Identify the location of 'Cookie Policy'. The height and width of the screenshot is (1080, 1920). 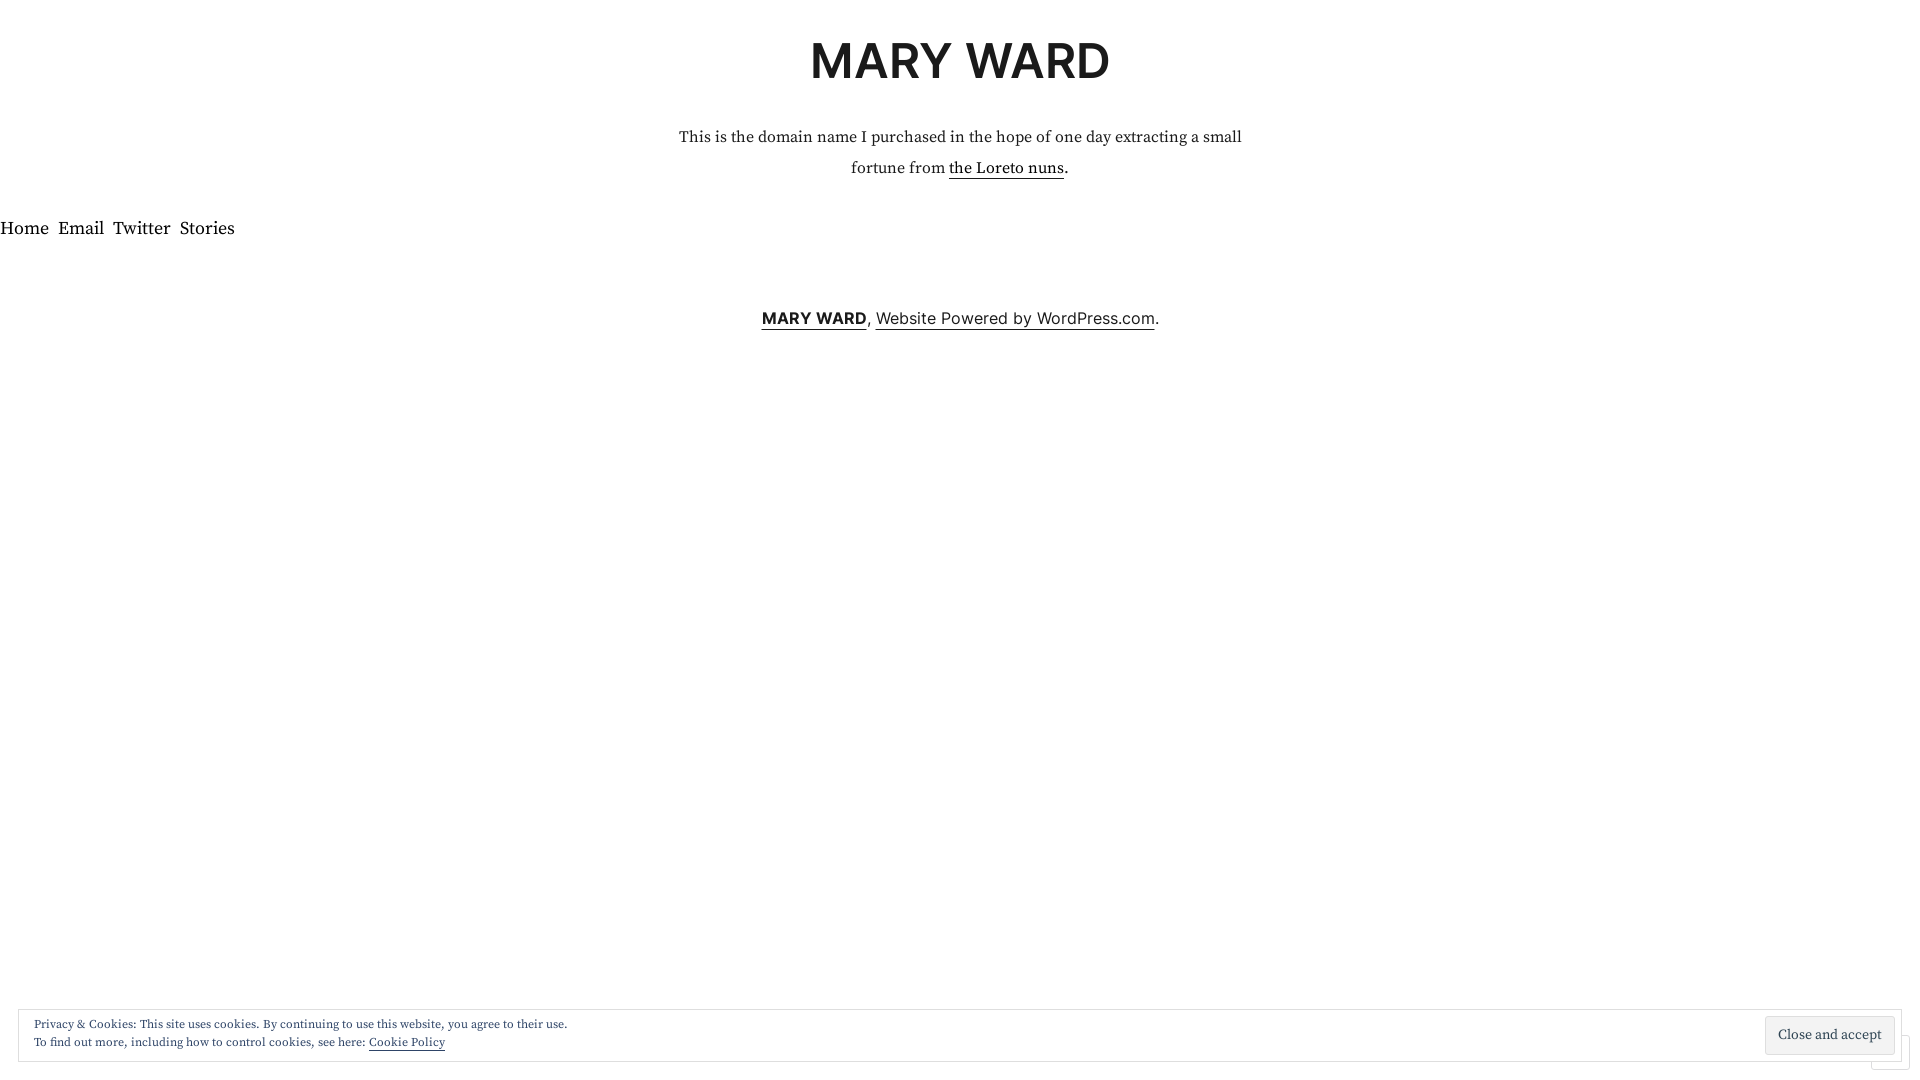
(406, 1041).